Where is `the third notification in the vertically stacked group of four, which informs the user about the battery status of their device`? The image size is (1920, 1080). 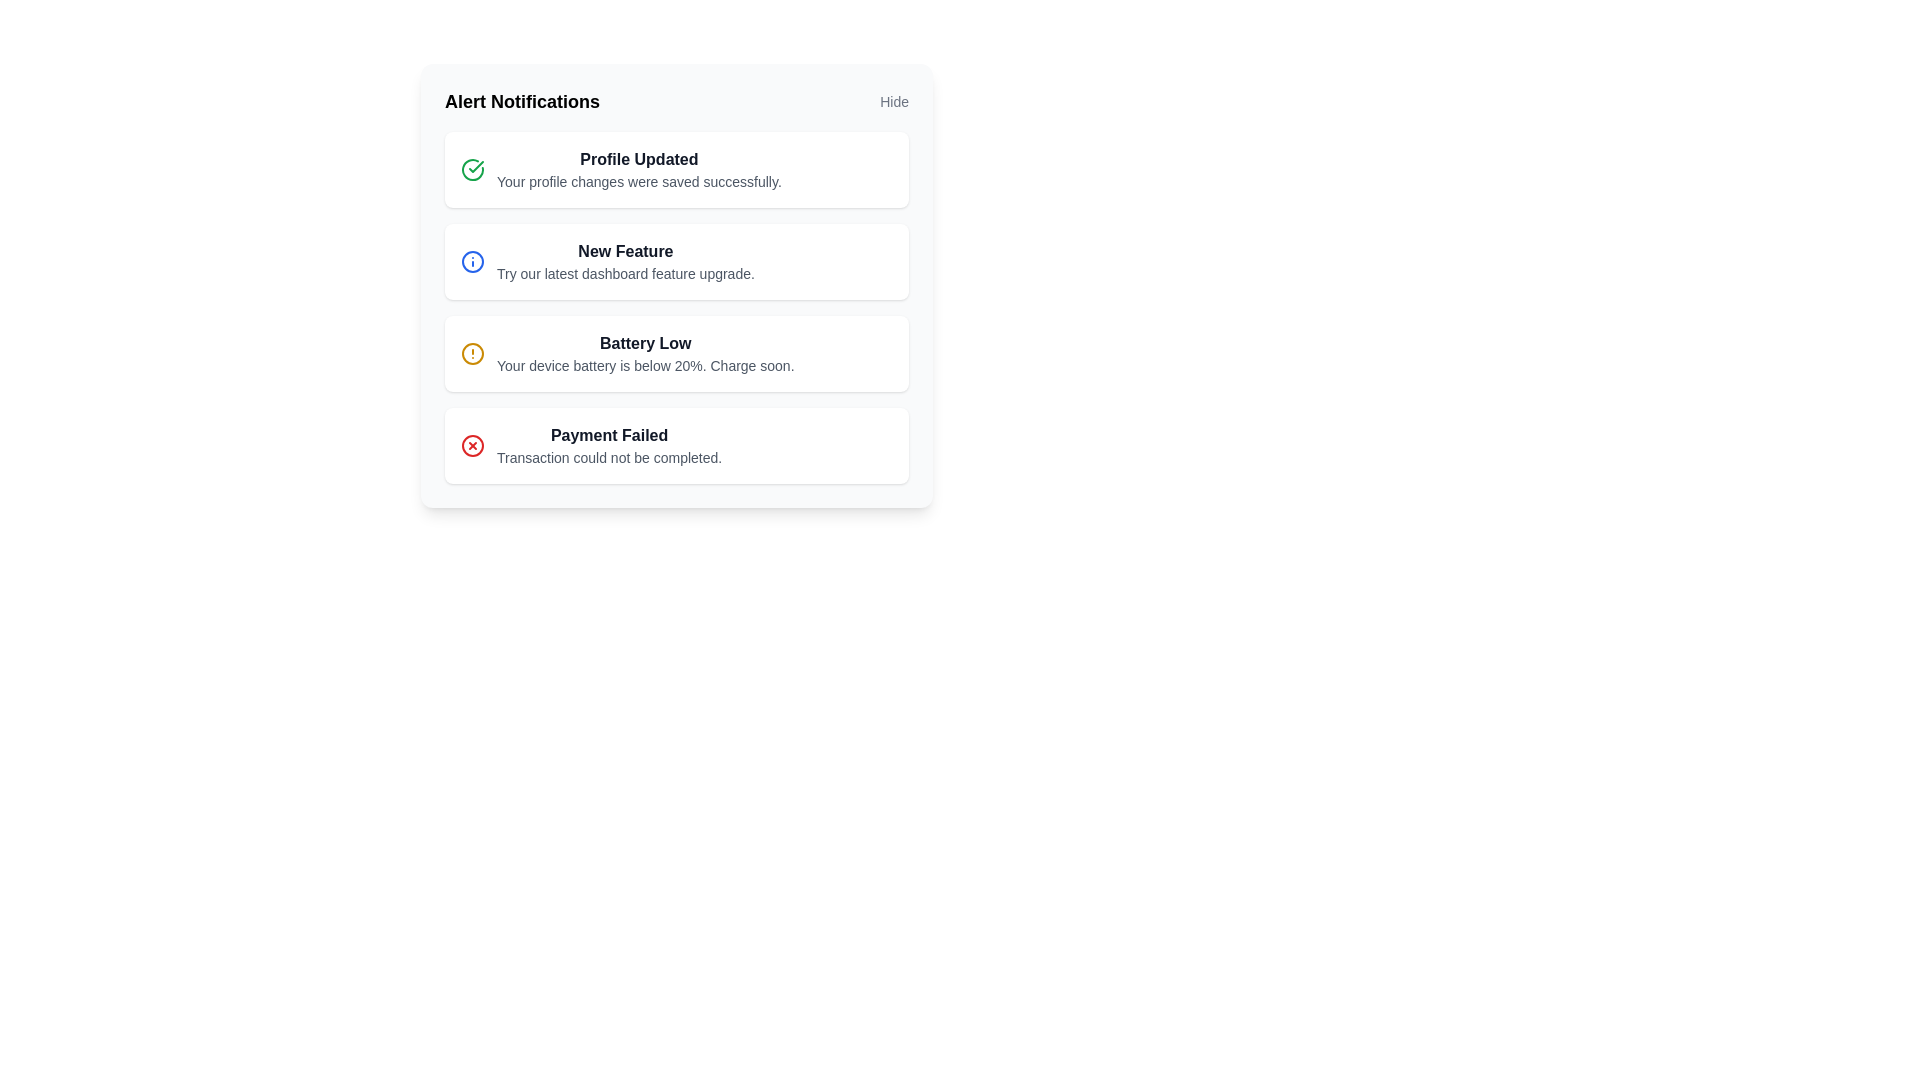 the third notification in the vertically stacked group of four, which informs the user about the battery status of their device is located at coordinates (676, 308).